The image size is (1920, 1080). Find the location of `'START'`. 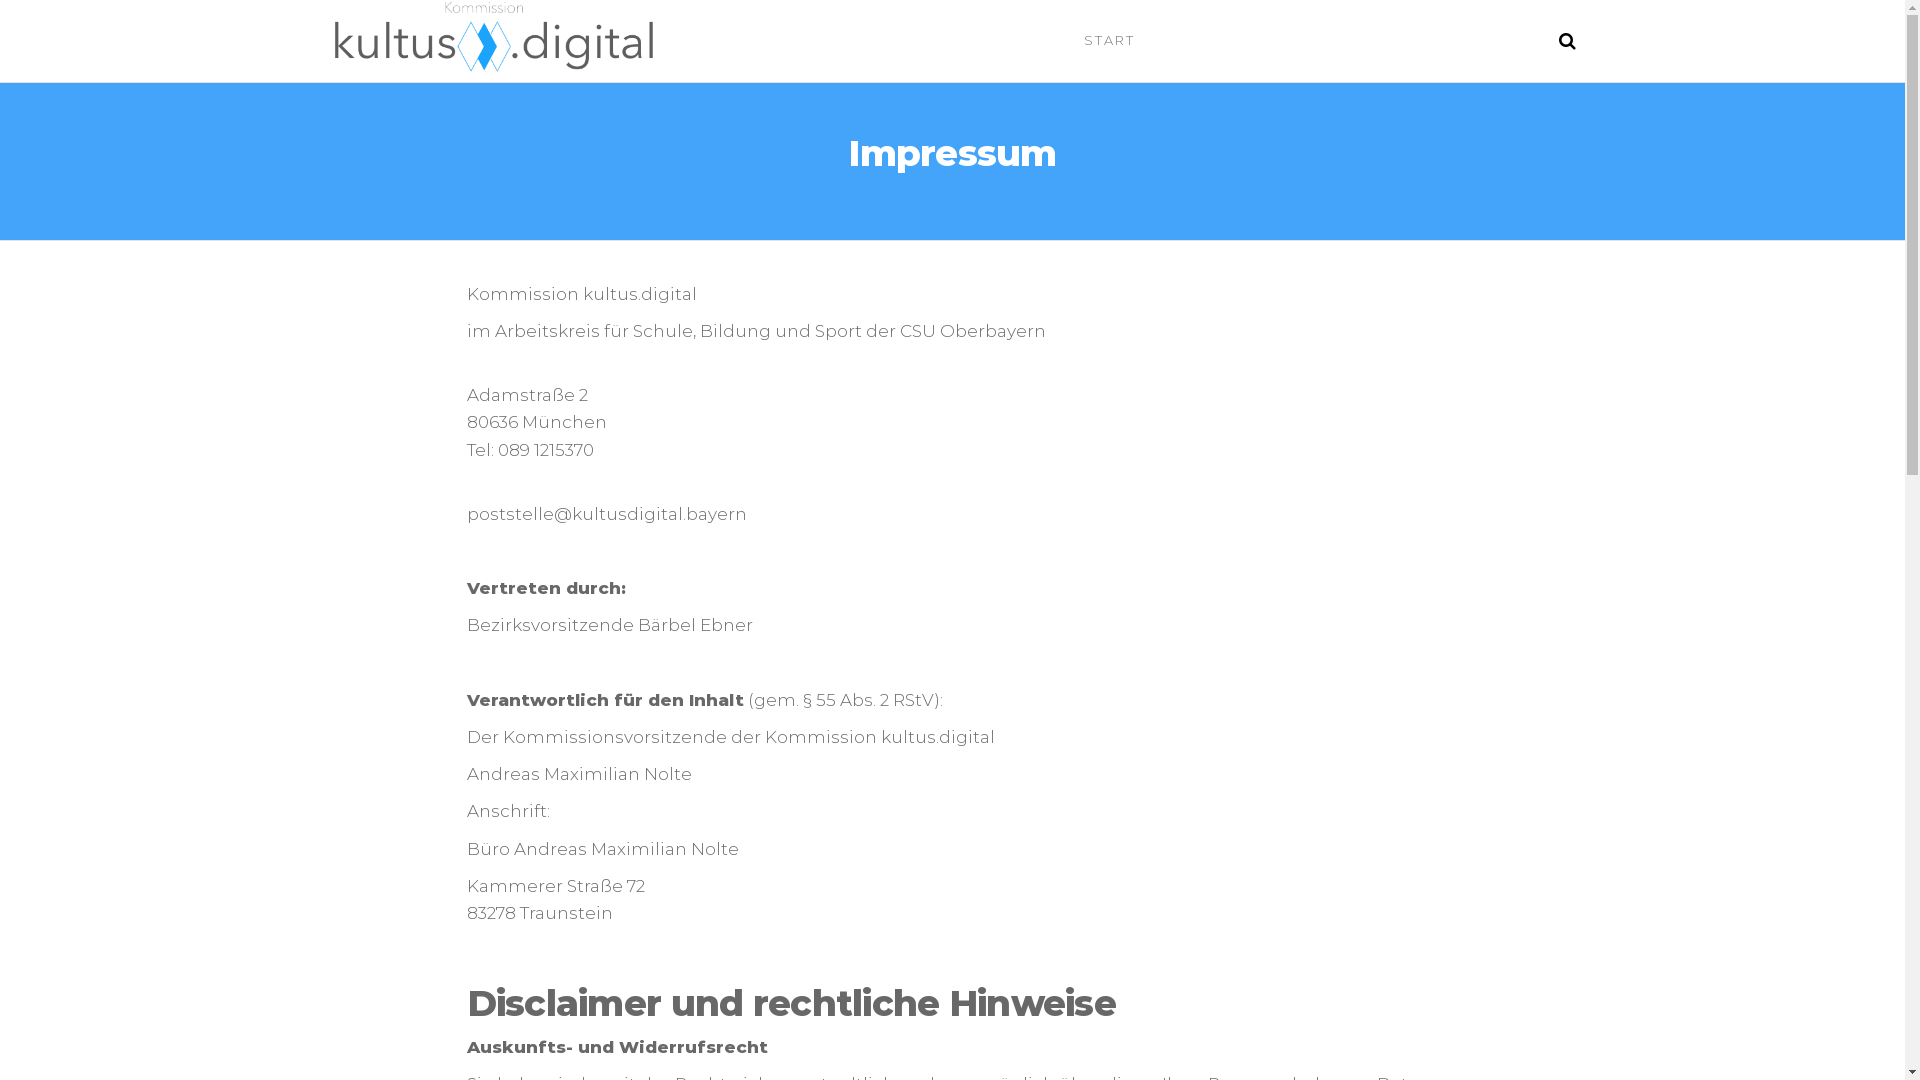

'START' is located at coordinates (1108, 39).